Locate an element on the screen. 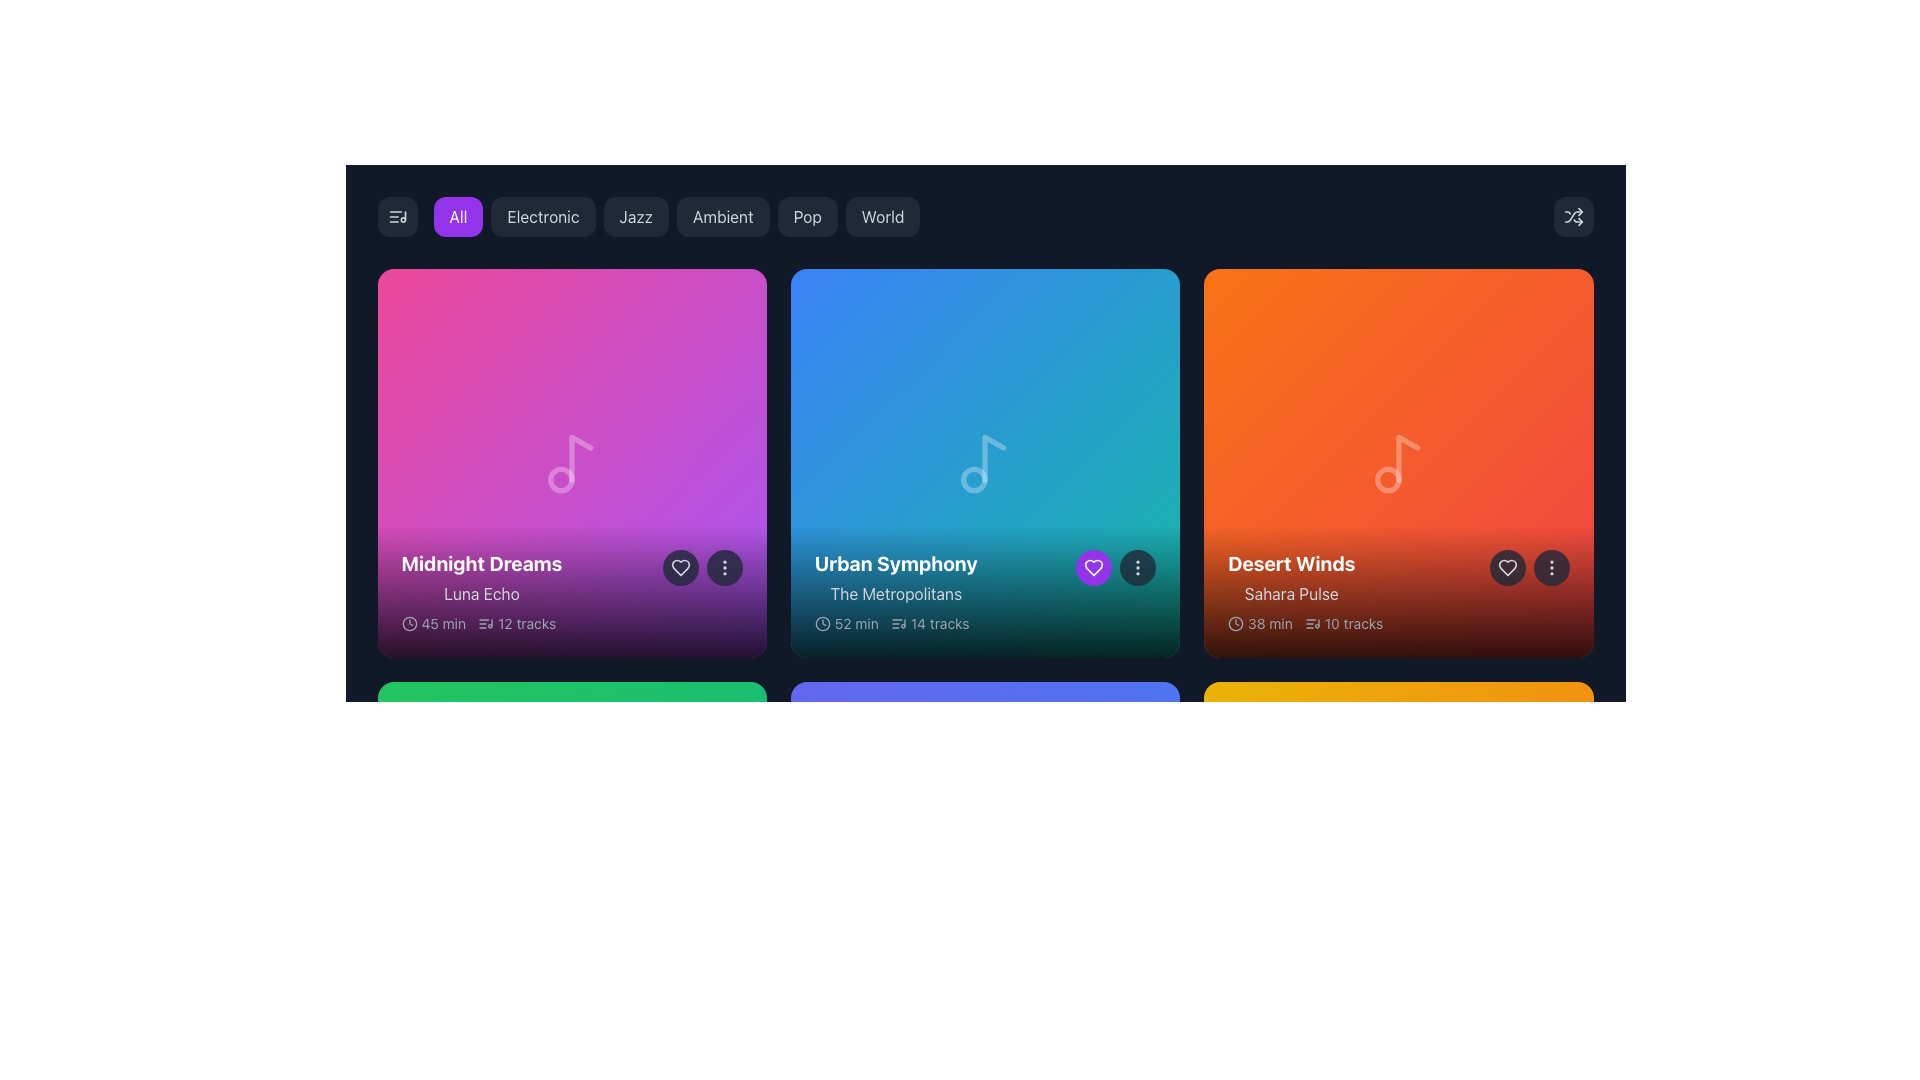 This screenshot has width=1920, height=1080. the button located is located at coordinates (723, 568).